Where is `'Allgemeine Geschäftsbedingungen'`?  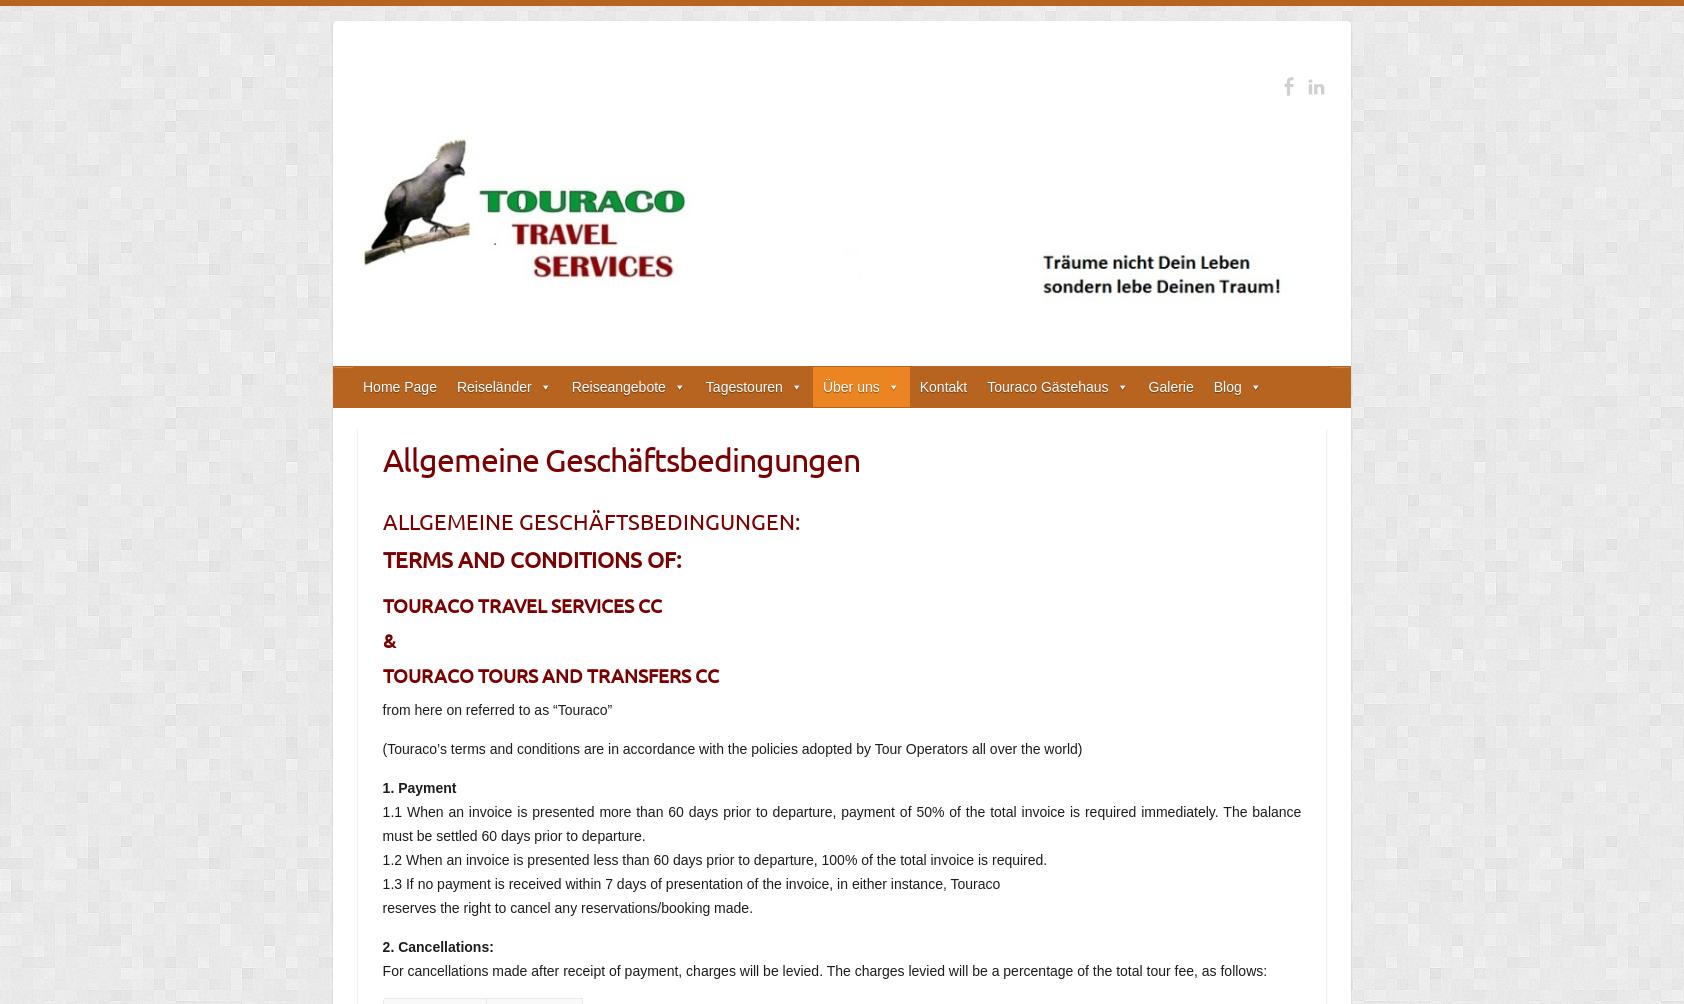 'Allgemeine Geschäftsbedingungen' is located at coordinates (619, 457).